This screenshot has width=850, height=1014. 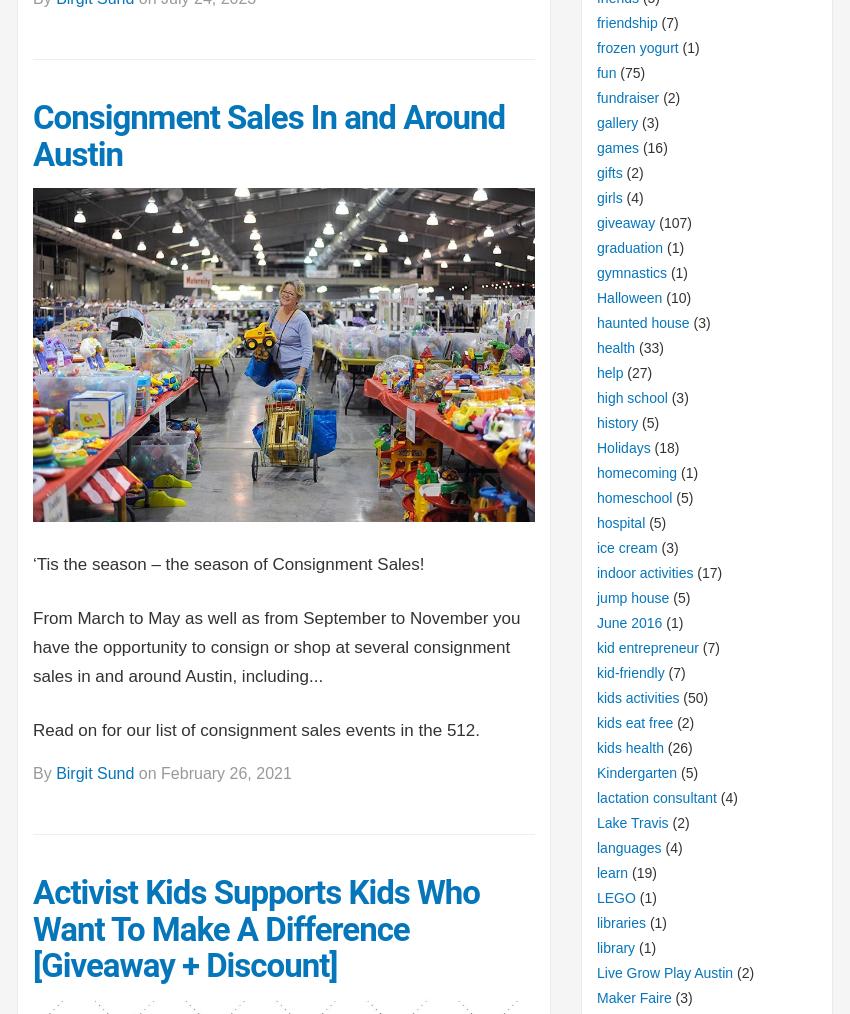 I want to click on 'haunted house', so click(x=642, y=322).